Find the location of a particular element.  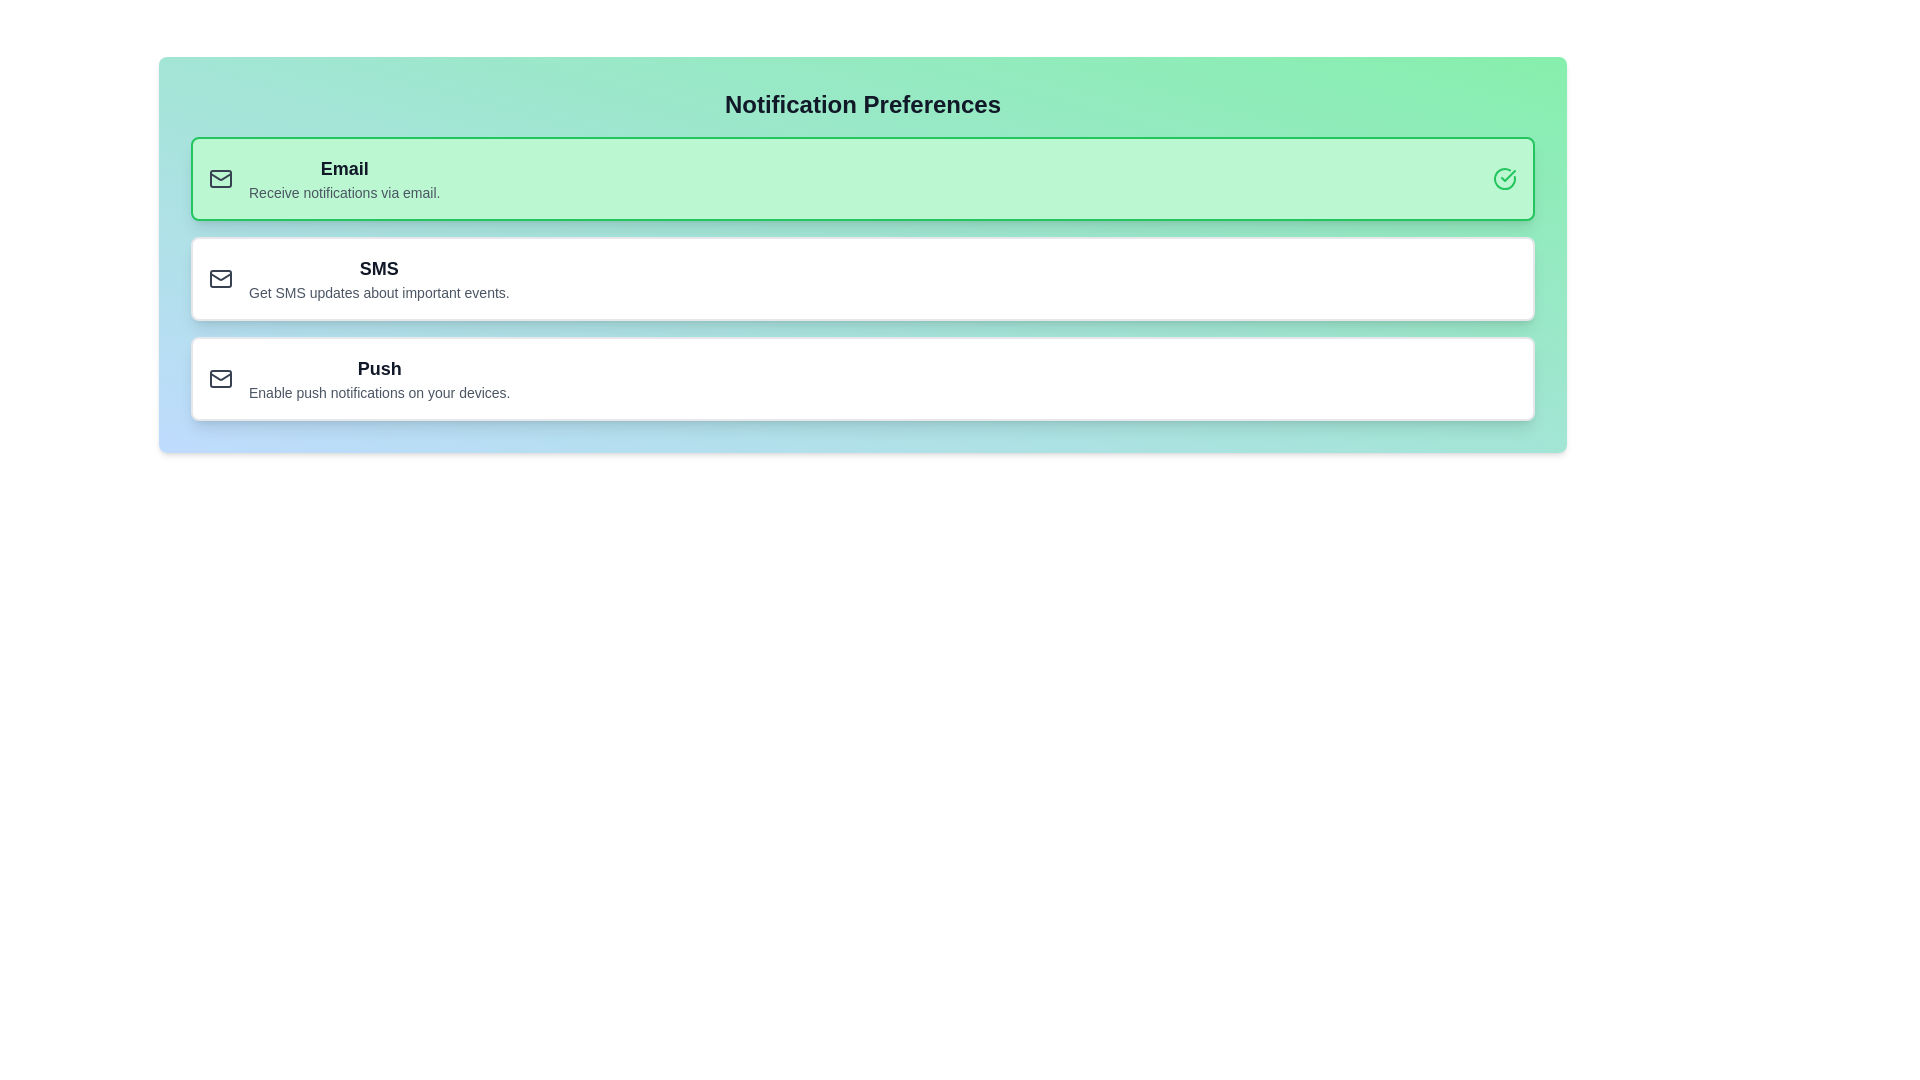

the 'Push' text label, which is styled in bold and dark gray, located at the top of the third notification preference card is located at coordinates (379, 369).